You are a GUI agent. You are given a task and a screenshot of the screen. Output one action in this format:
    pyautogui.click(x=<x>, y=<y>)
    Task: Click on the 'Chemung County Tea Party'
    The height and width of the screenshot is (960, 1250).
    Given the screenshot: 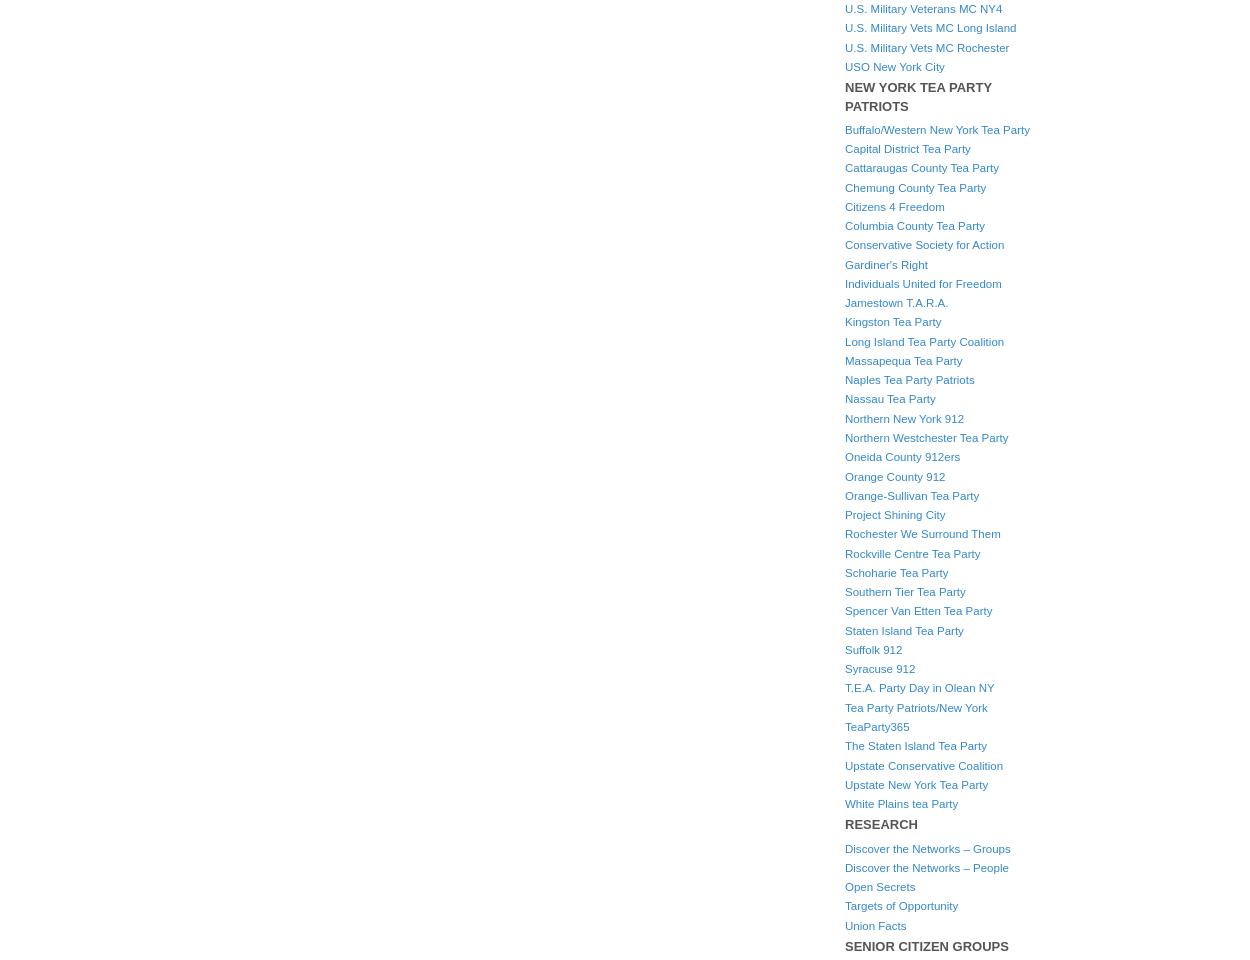 What is the action you would take?
    pyautogui.click(x=844, y=187)
    